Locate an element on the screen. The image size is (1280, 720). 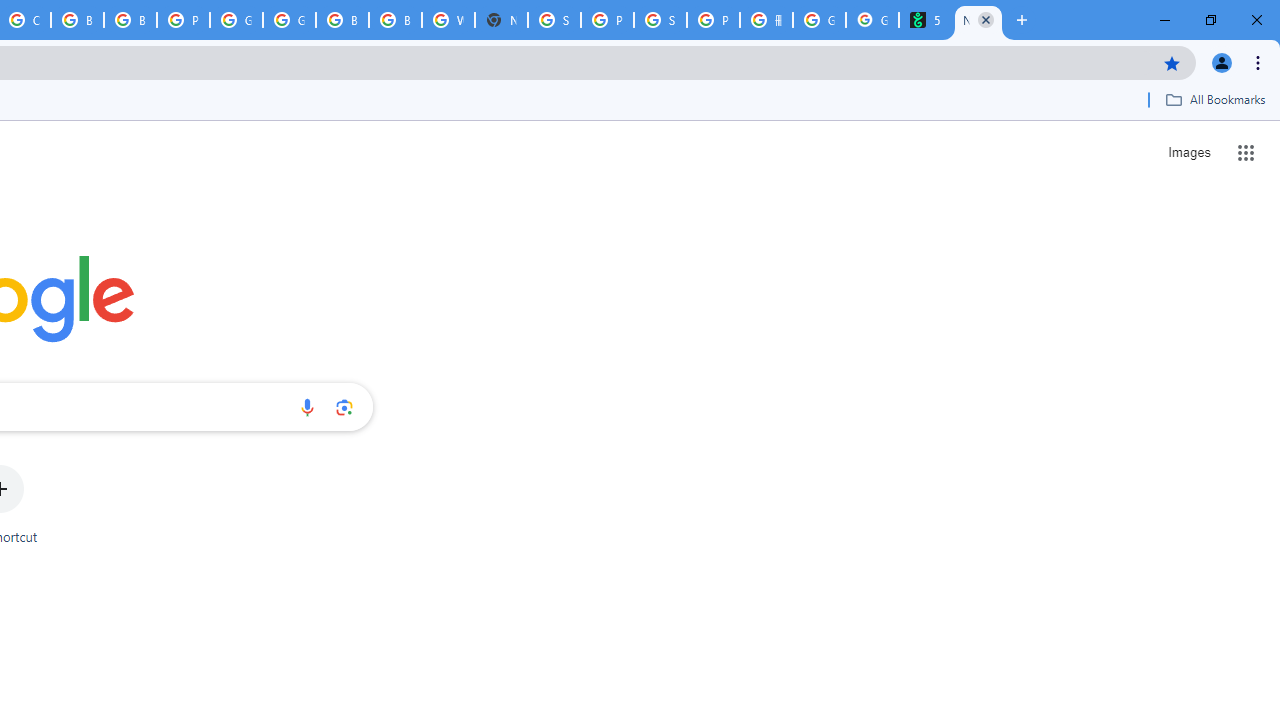
'New Tab' is located at coordinates (978, 20).